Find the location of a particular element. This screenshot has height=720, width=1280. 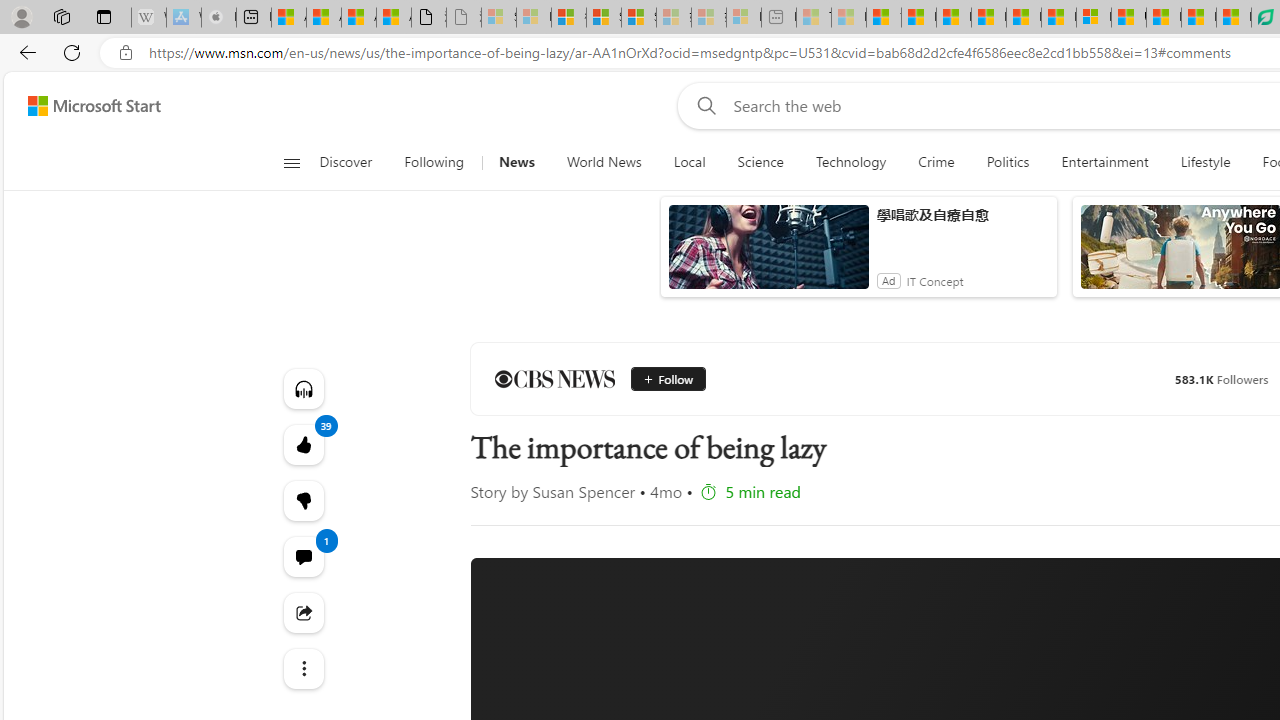

'CBS News' is located at coordinates (554, 379).